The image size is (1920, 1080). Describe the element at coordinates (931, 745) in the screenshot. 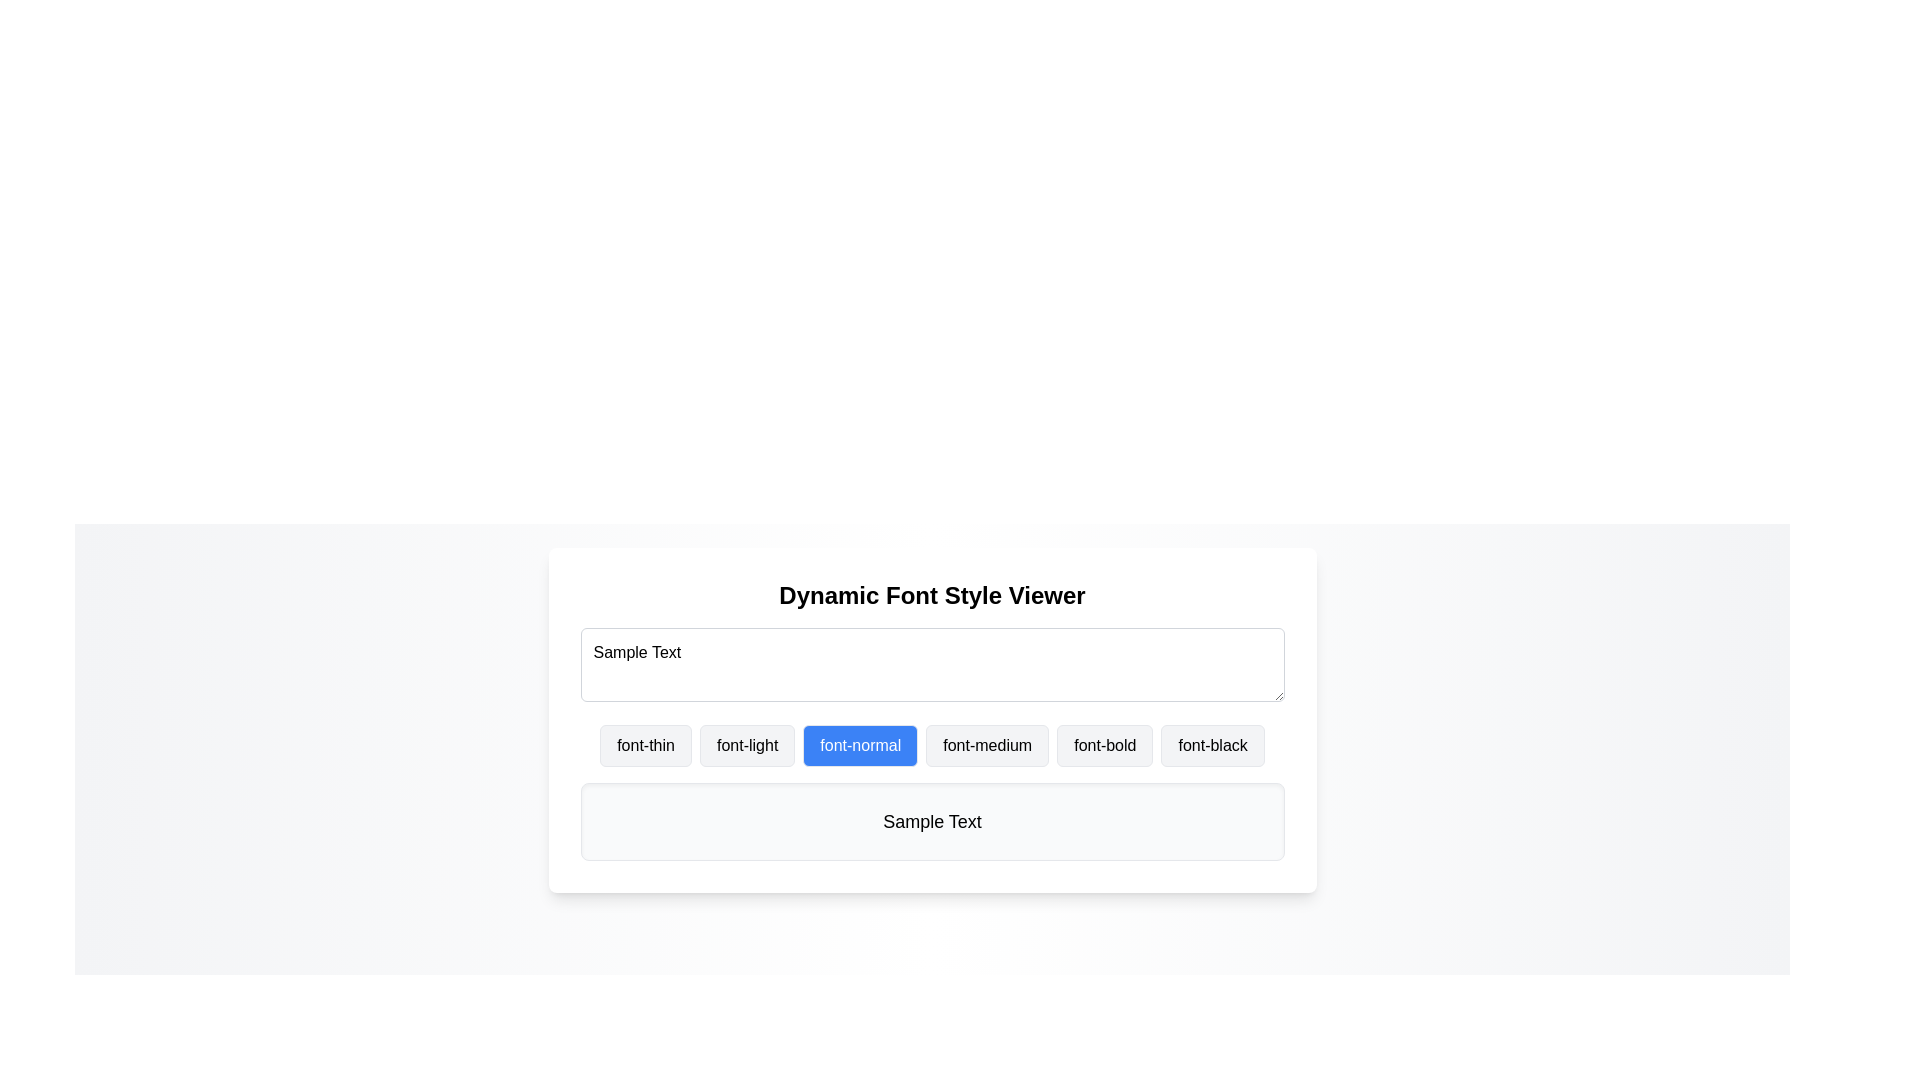

I see `one of the buttons in the horizontal font style selector located centrally below the 'Sample Text' area` at that location.